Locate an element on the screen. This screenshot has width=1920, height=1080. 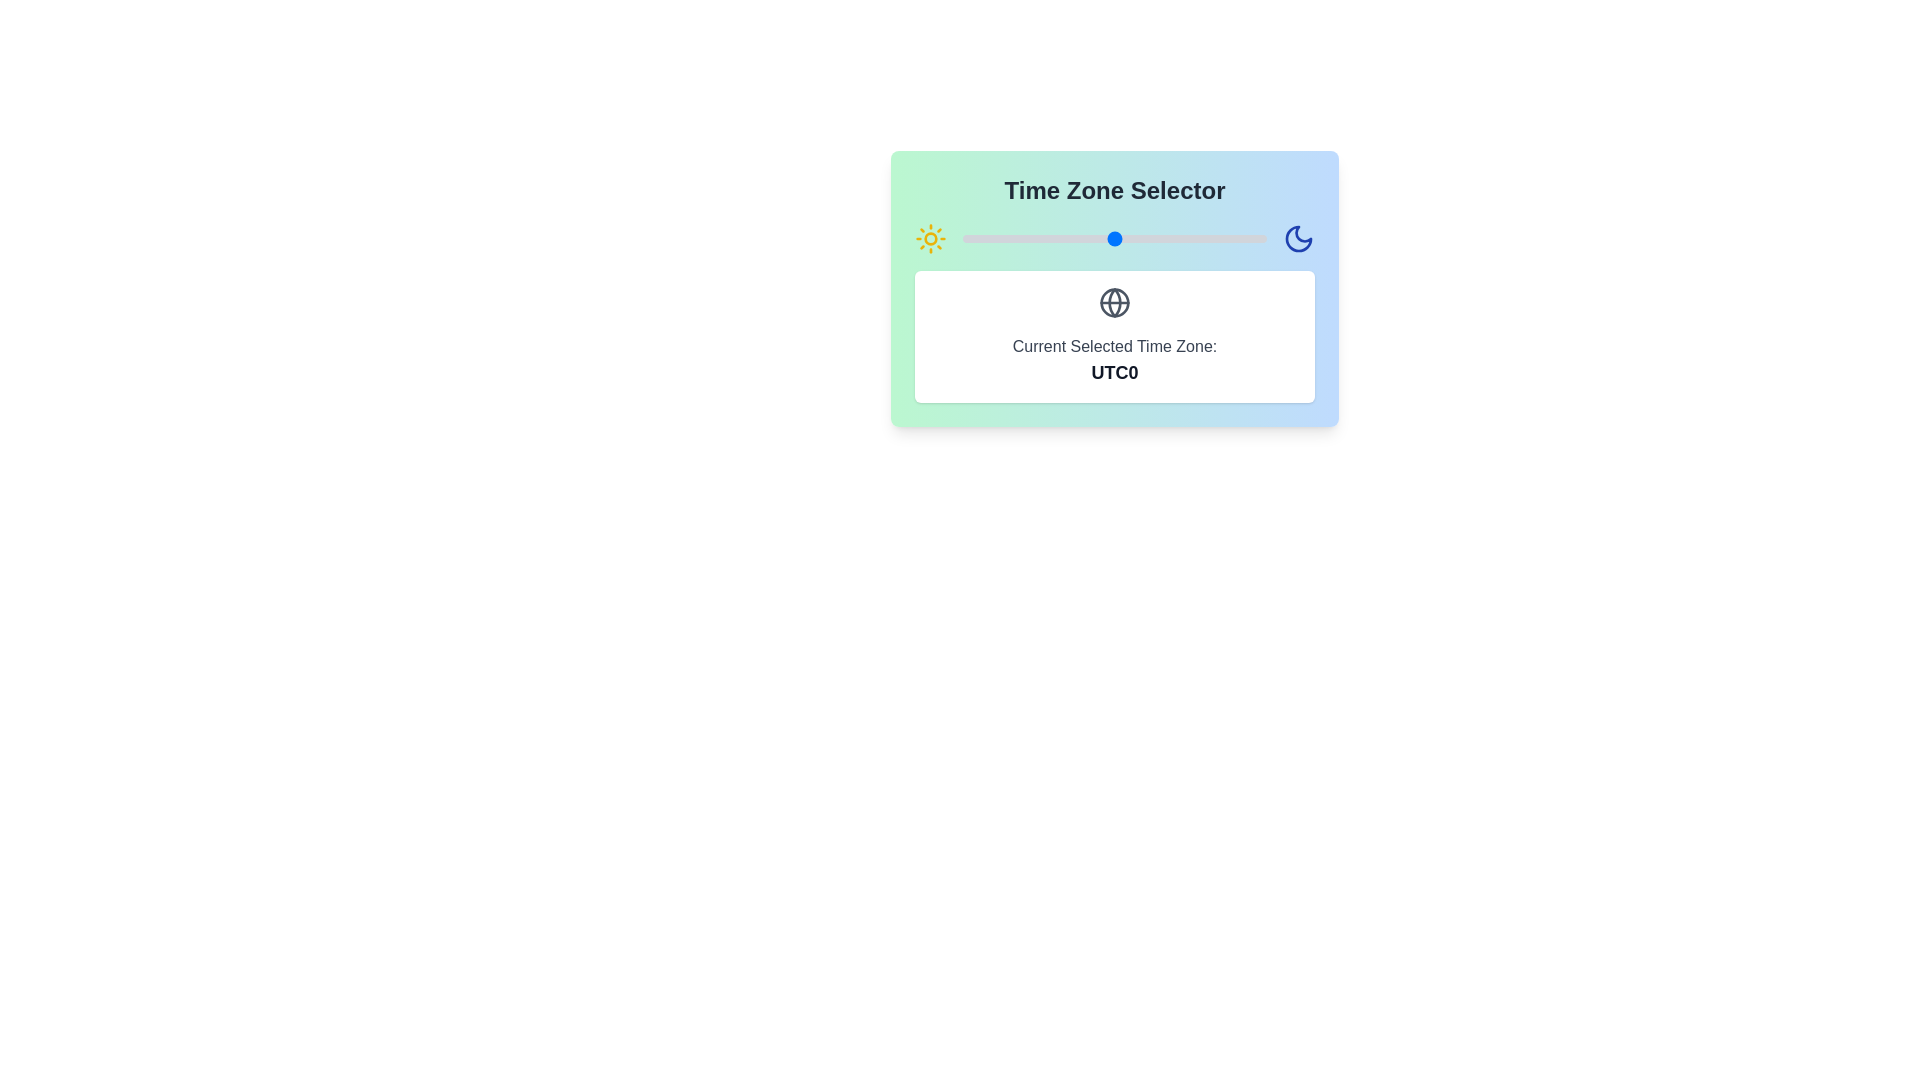
the time zone offset is located at coordinates (1226, 238).